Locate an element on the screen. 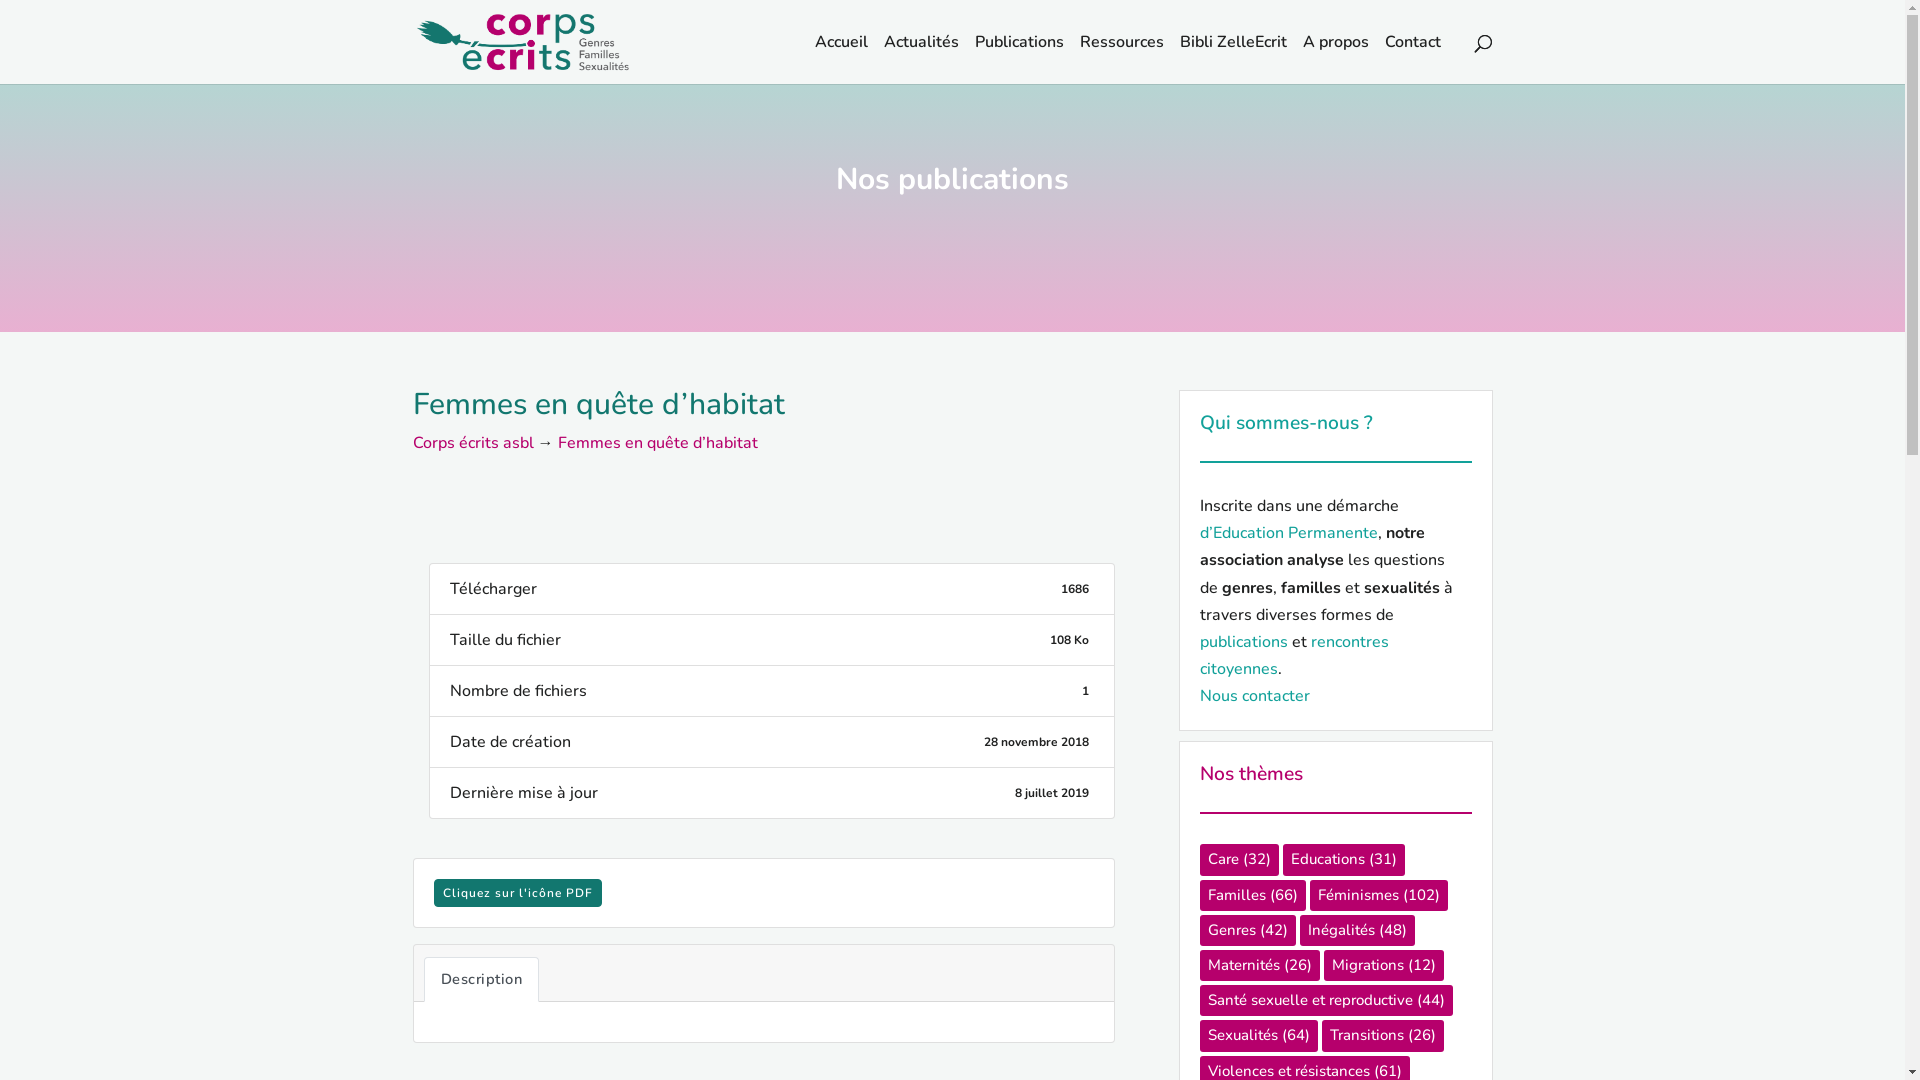  'Ressources' is located at coordinates (1079, 58).